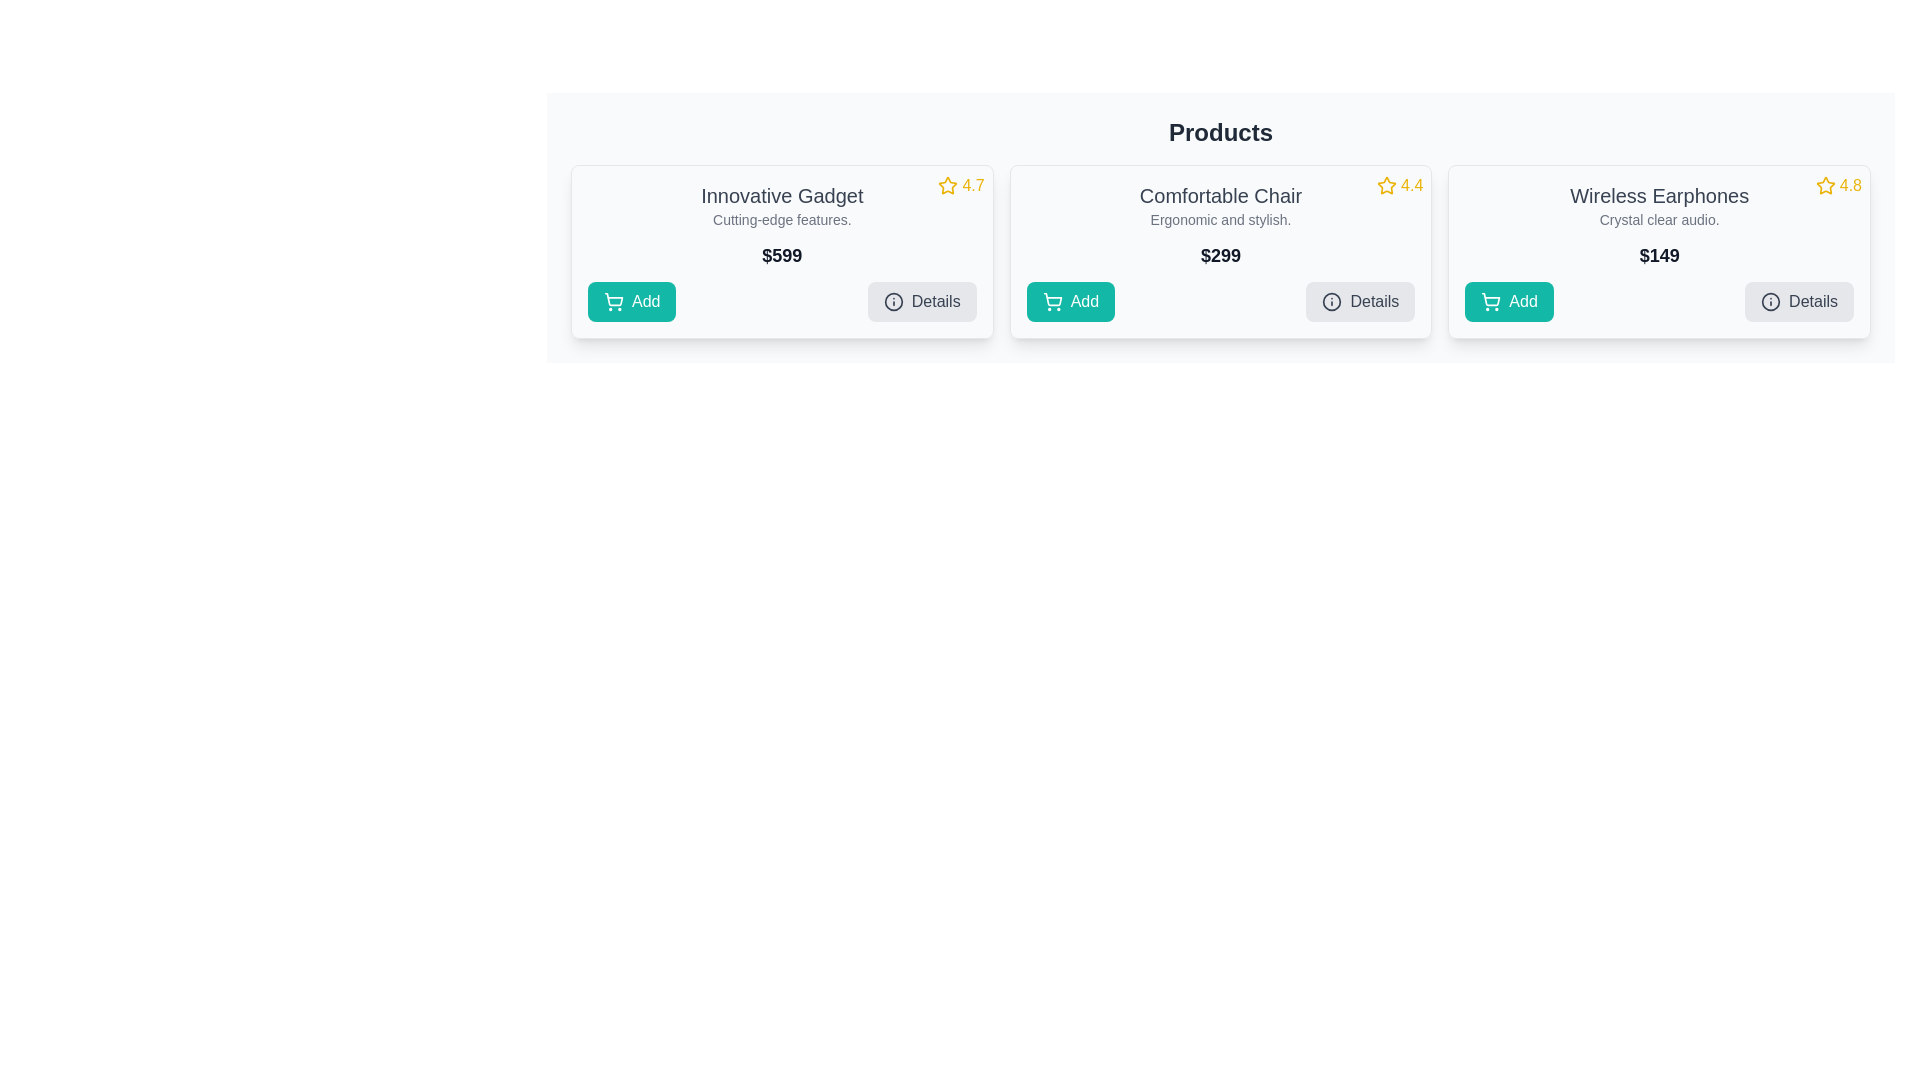  Describe the element at coordinates (1399, 185) in the screenshot. I see `the rating display element that consists of a yellow star icon followed by the text '4.4', located in the upper-right corner of the 'Comfortable Chair' card` at that location.